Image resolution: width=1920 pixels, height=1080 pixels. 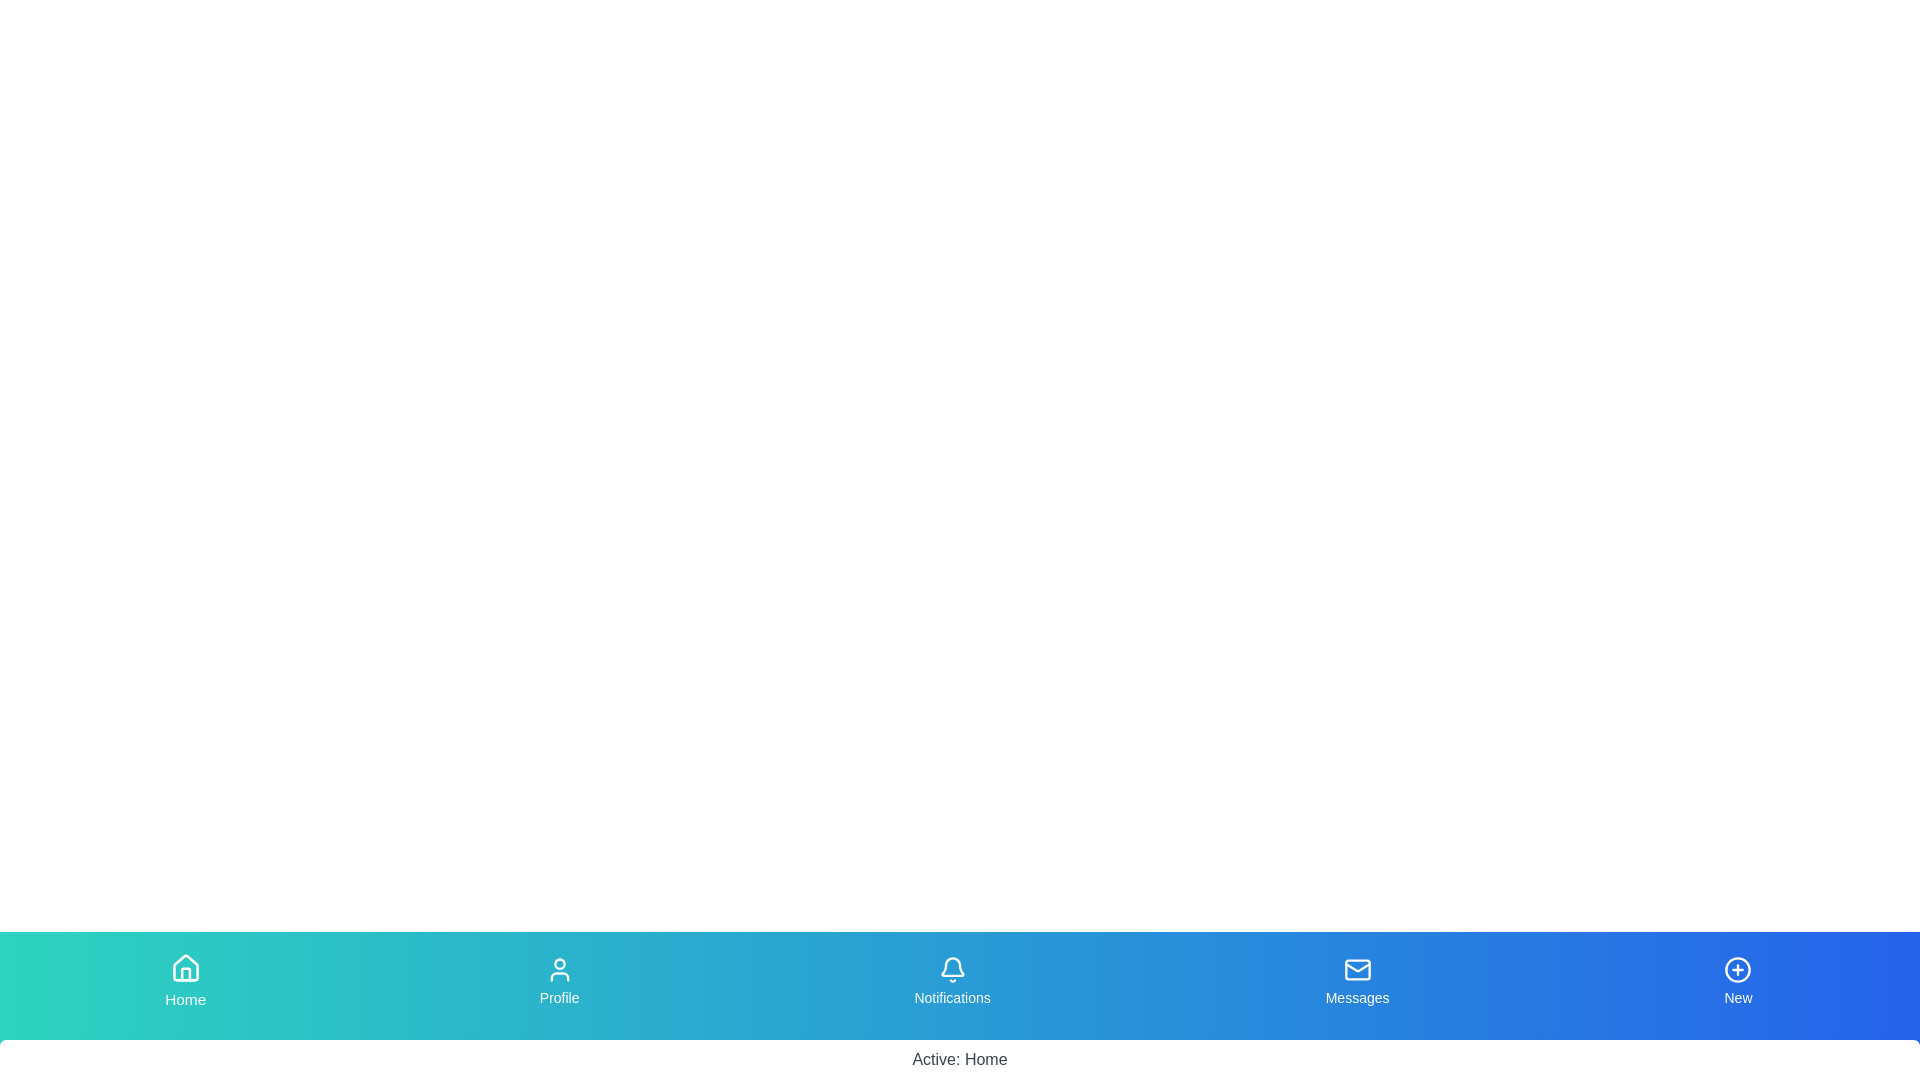 What do you see at coordinates (560, 981) in the screenshot?
I see `the tab labeled Profile` at bounding box center [560, 981].